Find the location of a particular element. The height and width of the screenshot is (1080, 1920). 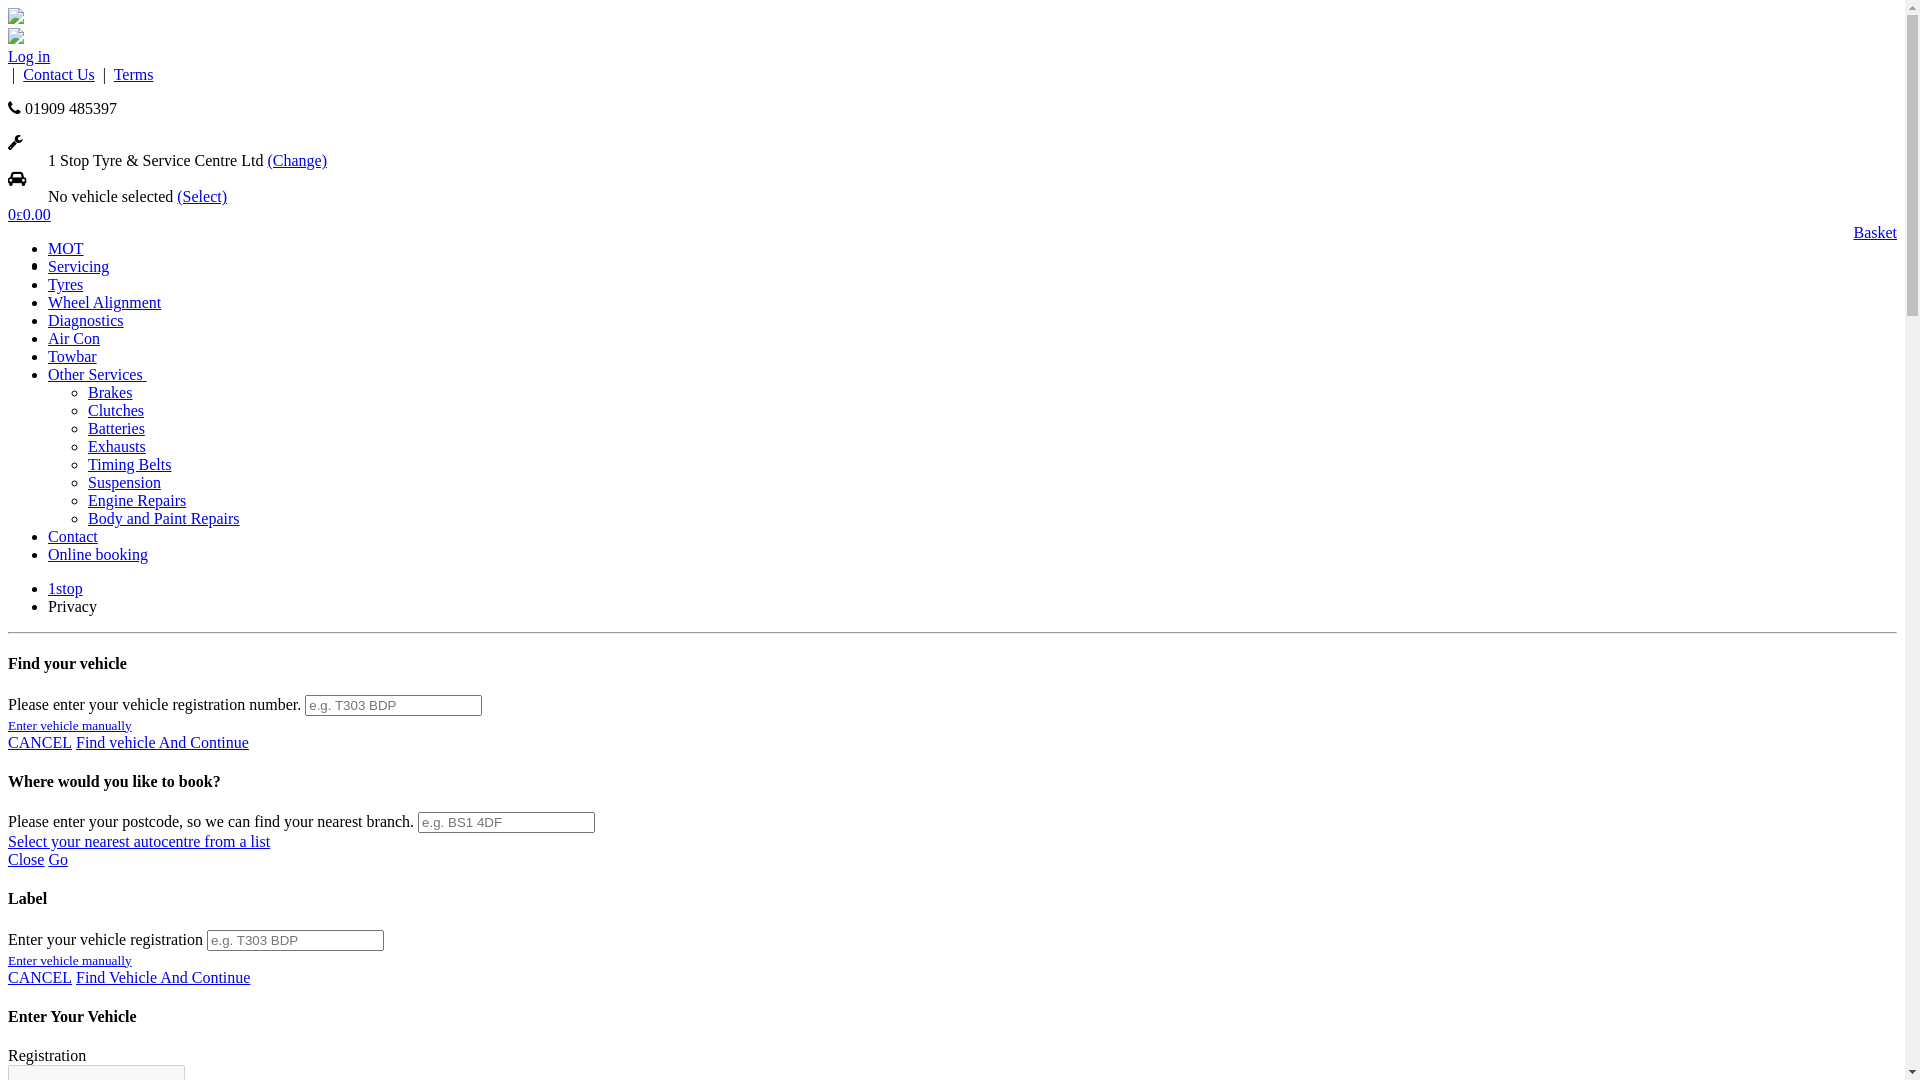

'Towbar' is located at coordinates (72, 355).